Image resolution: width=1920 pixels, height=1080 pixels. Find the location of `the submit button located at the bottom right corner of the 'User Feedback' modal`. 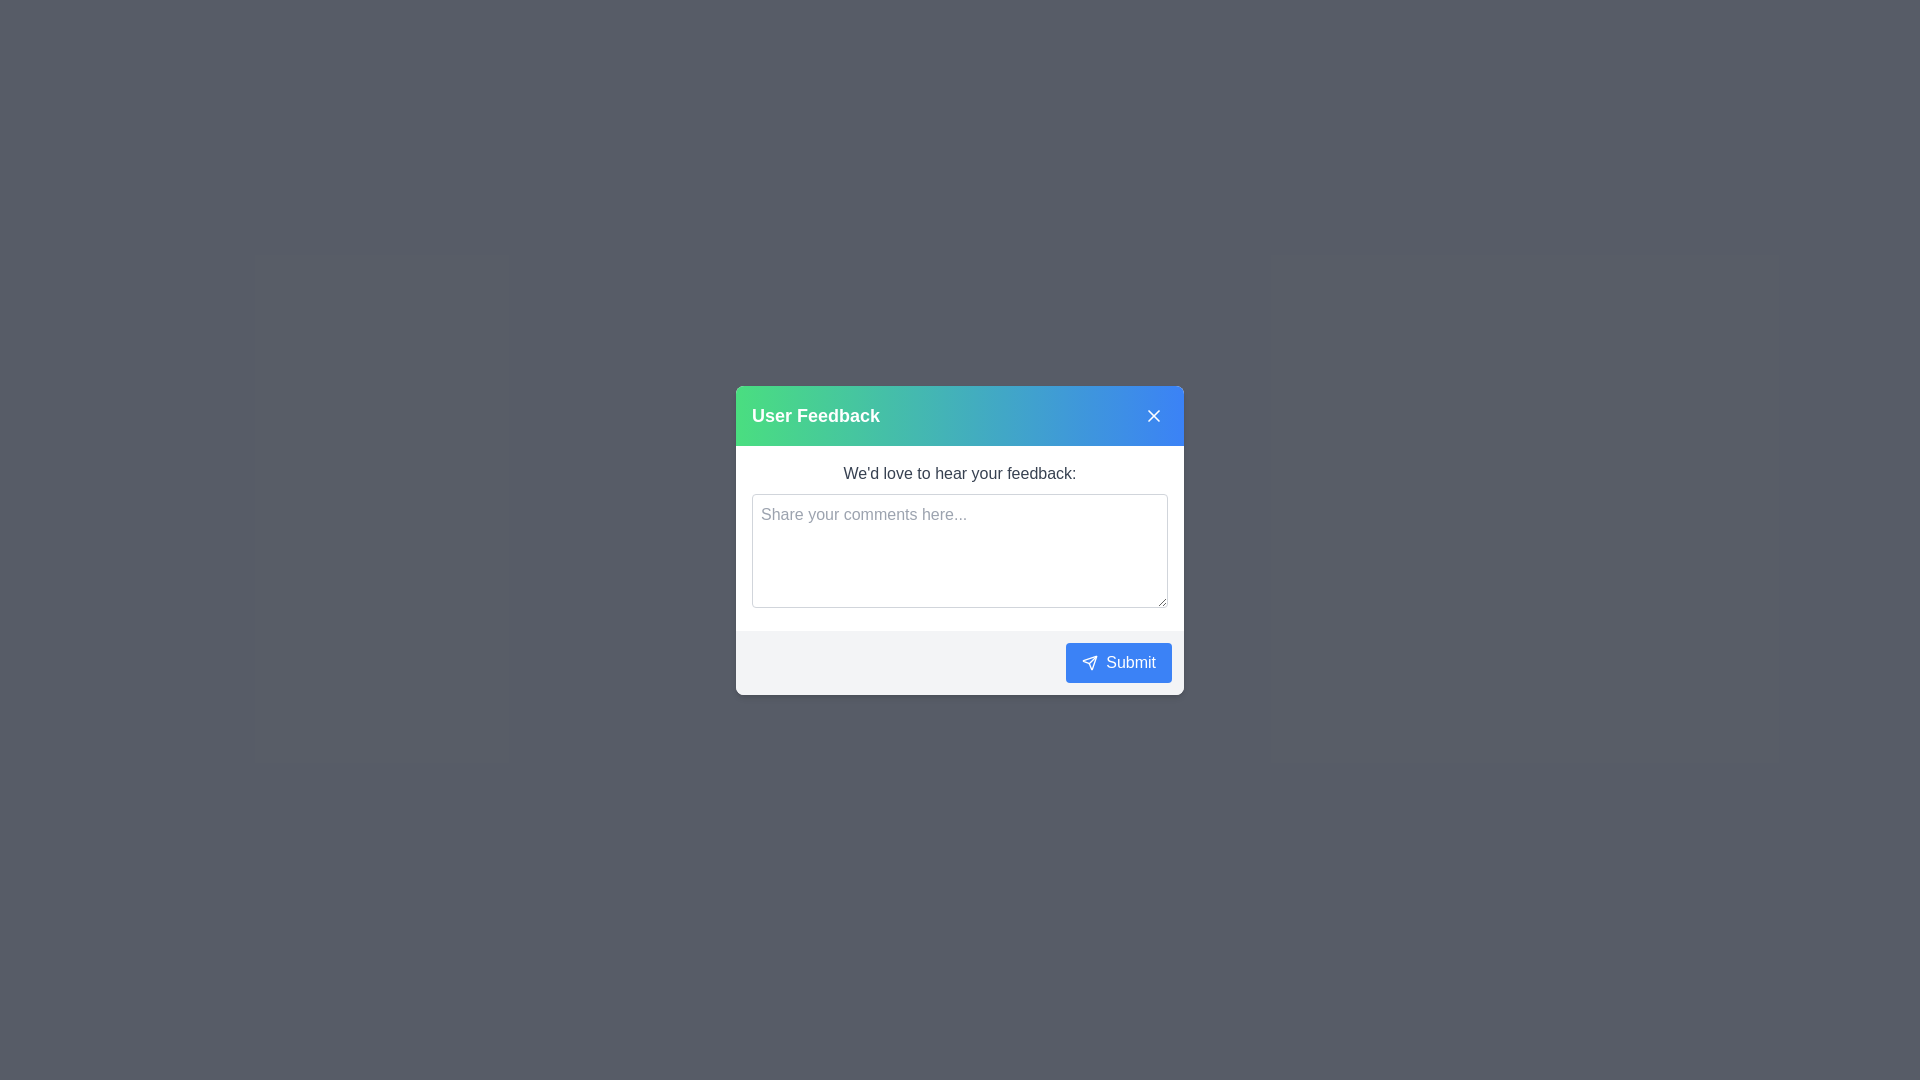

the submit button located at the bottom right corner of the 'User Feedback' modal is located at coordinates (1117, 662).